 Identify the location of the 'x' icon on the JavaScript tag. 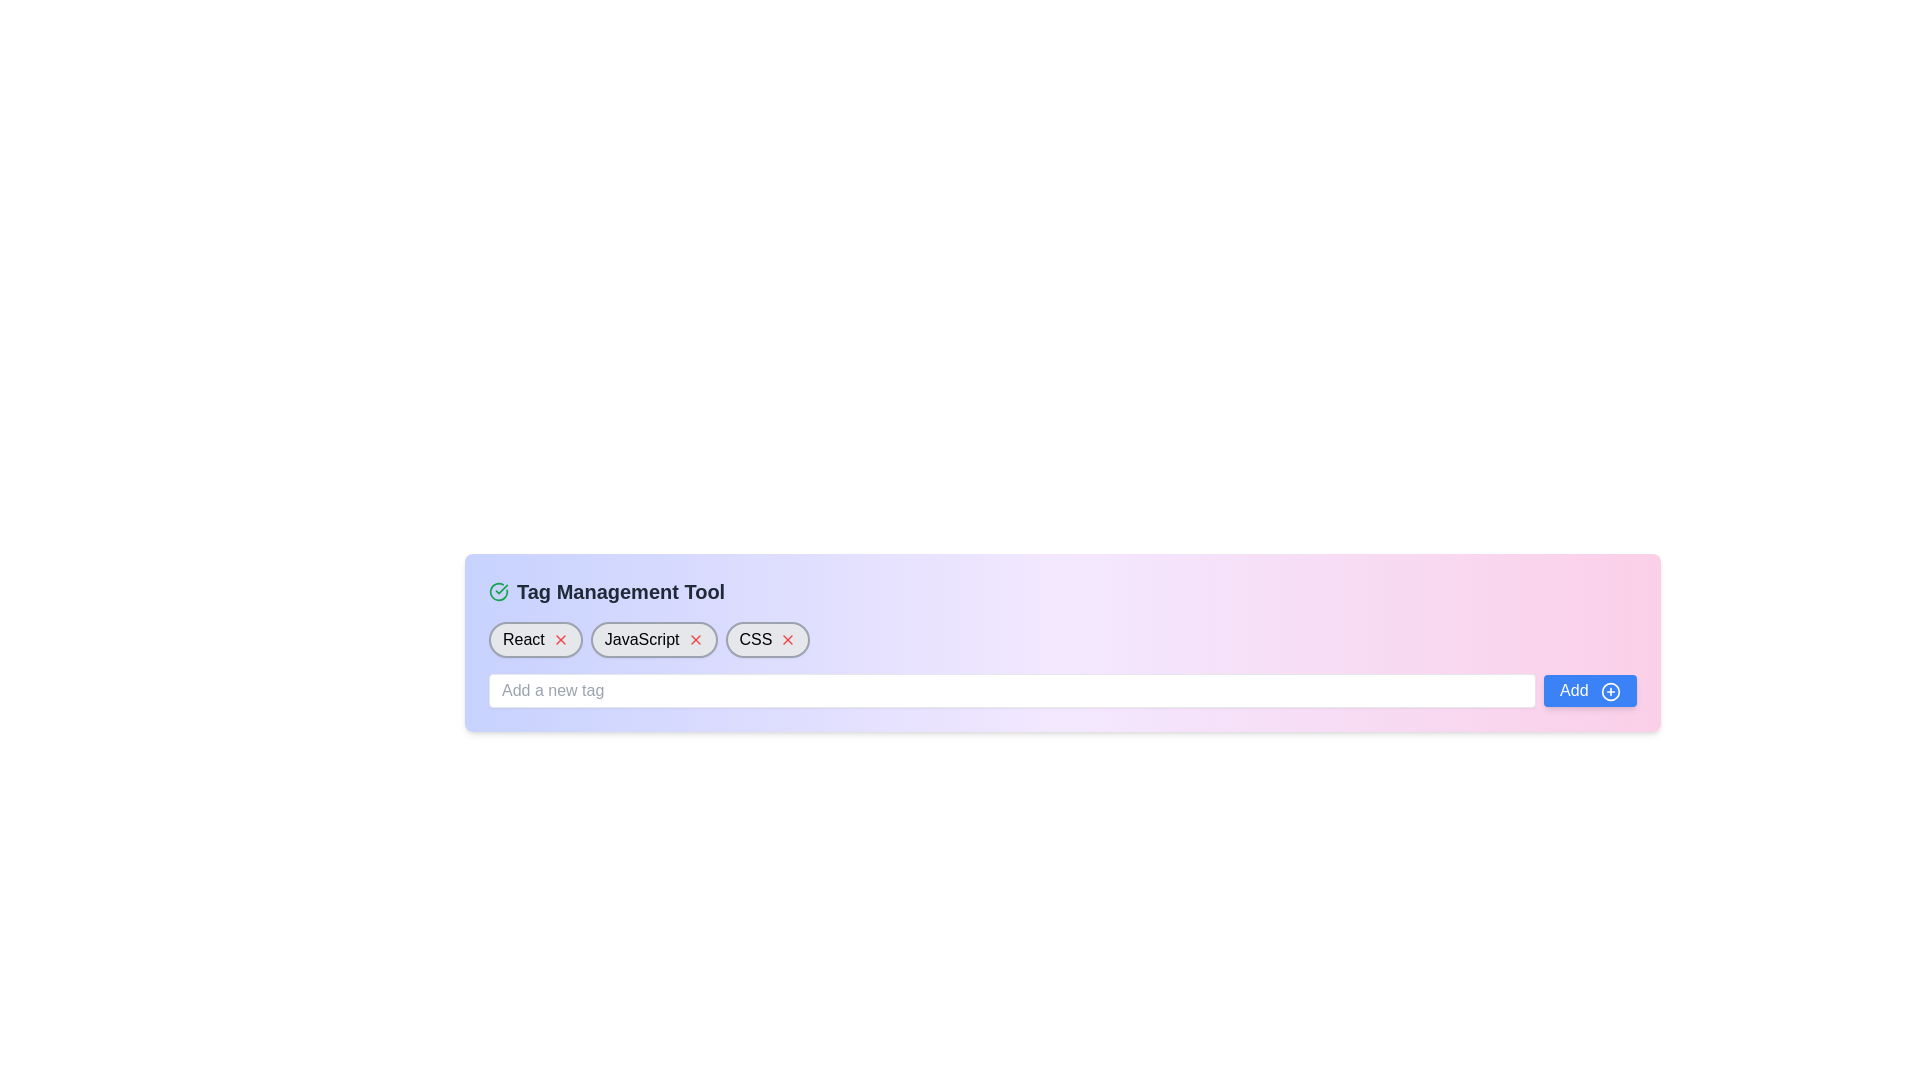
(654, 640).